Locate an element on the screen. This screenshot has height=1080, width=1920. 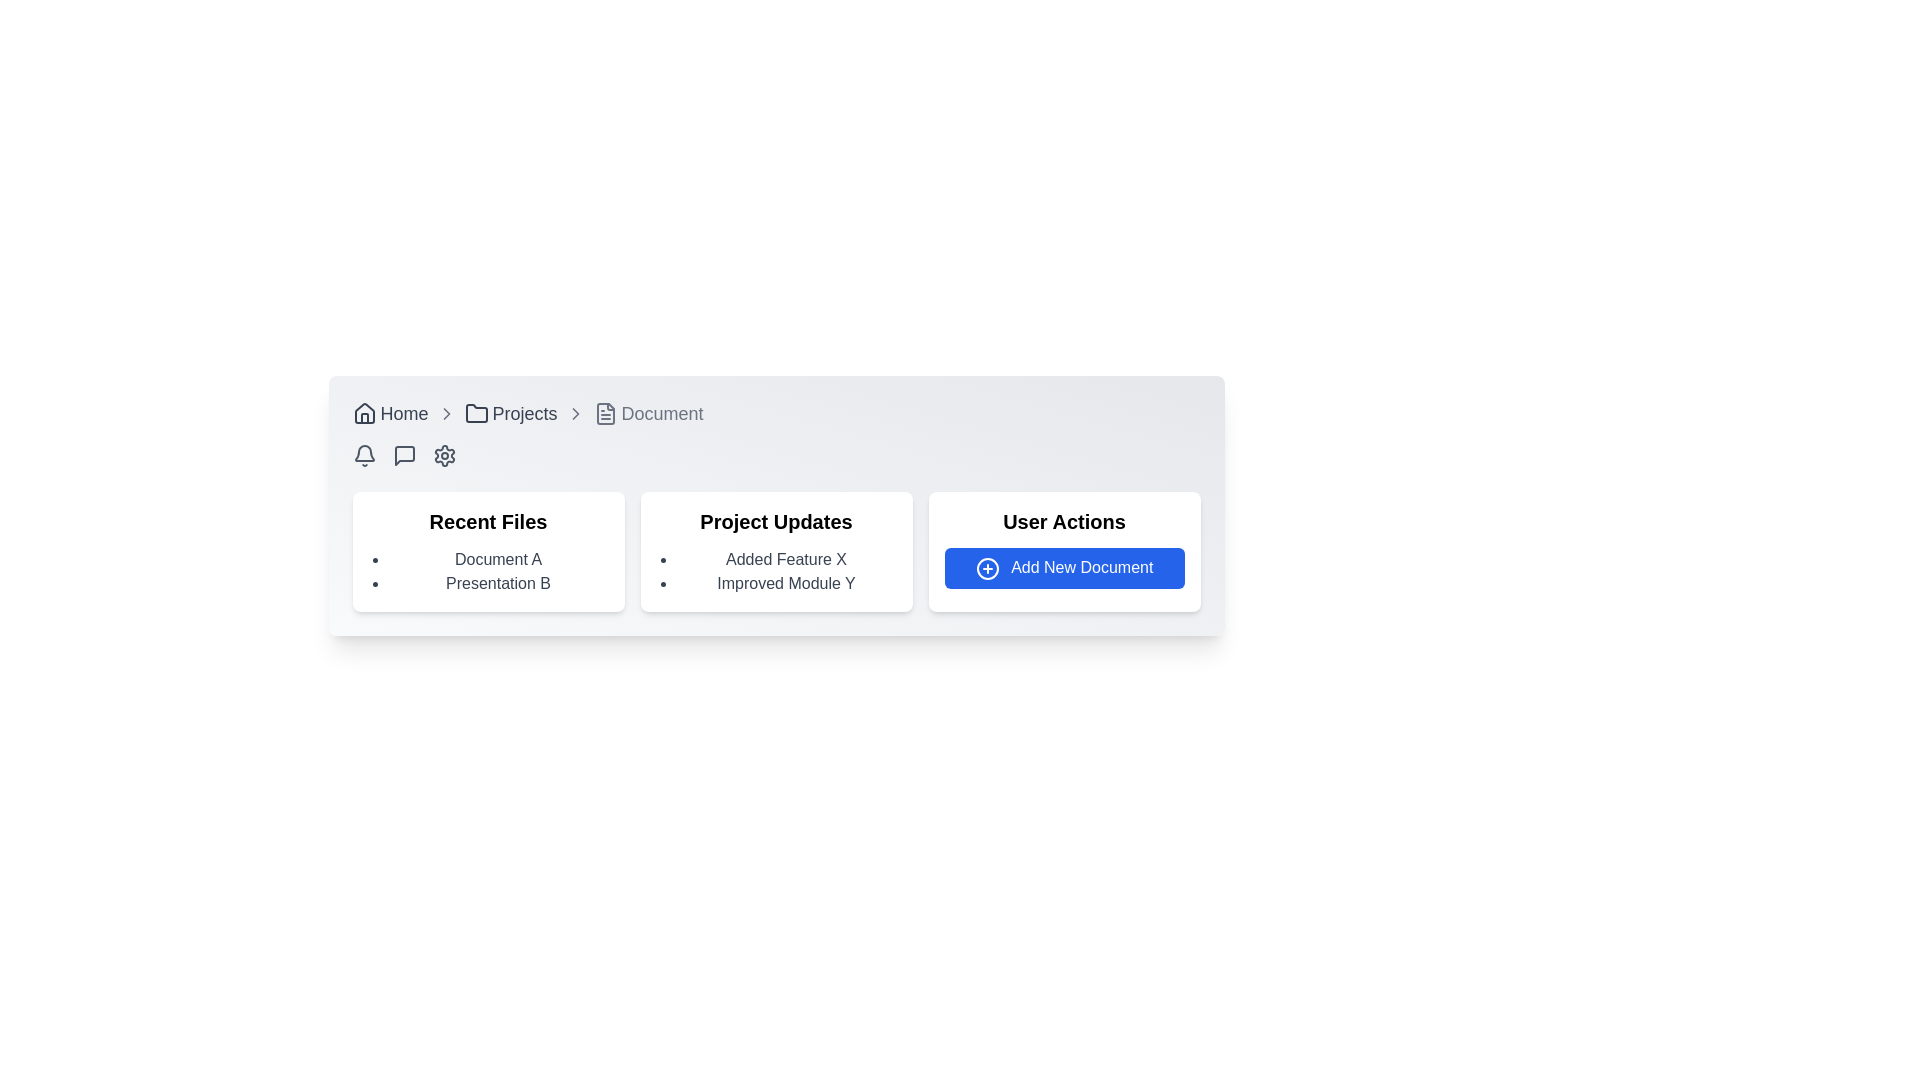
the second entry in the 'Recent Files' list, which displays a file name or document title, located below 'Document A' is located at coordinates (498, 583).